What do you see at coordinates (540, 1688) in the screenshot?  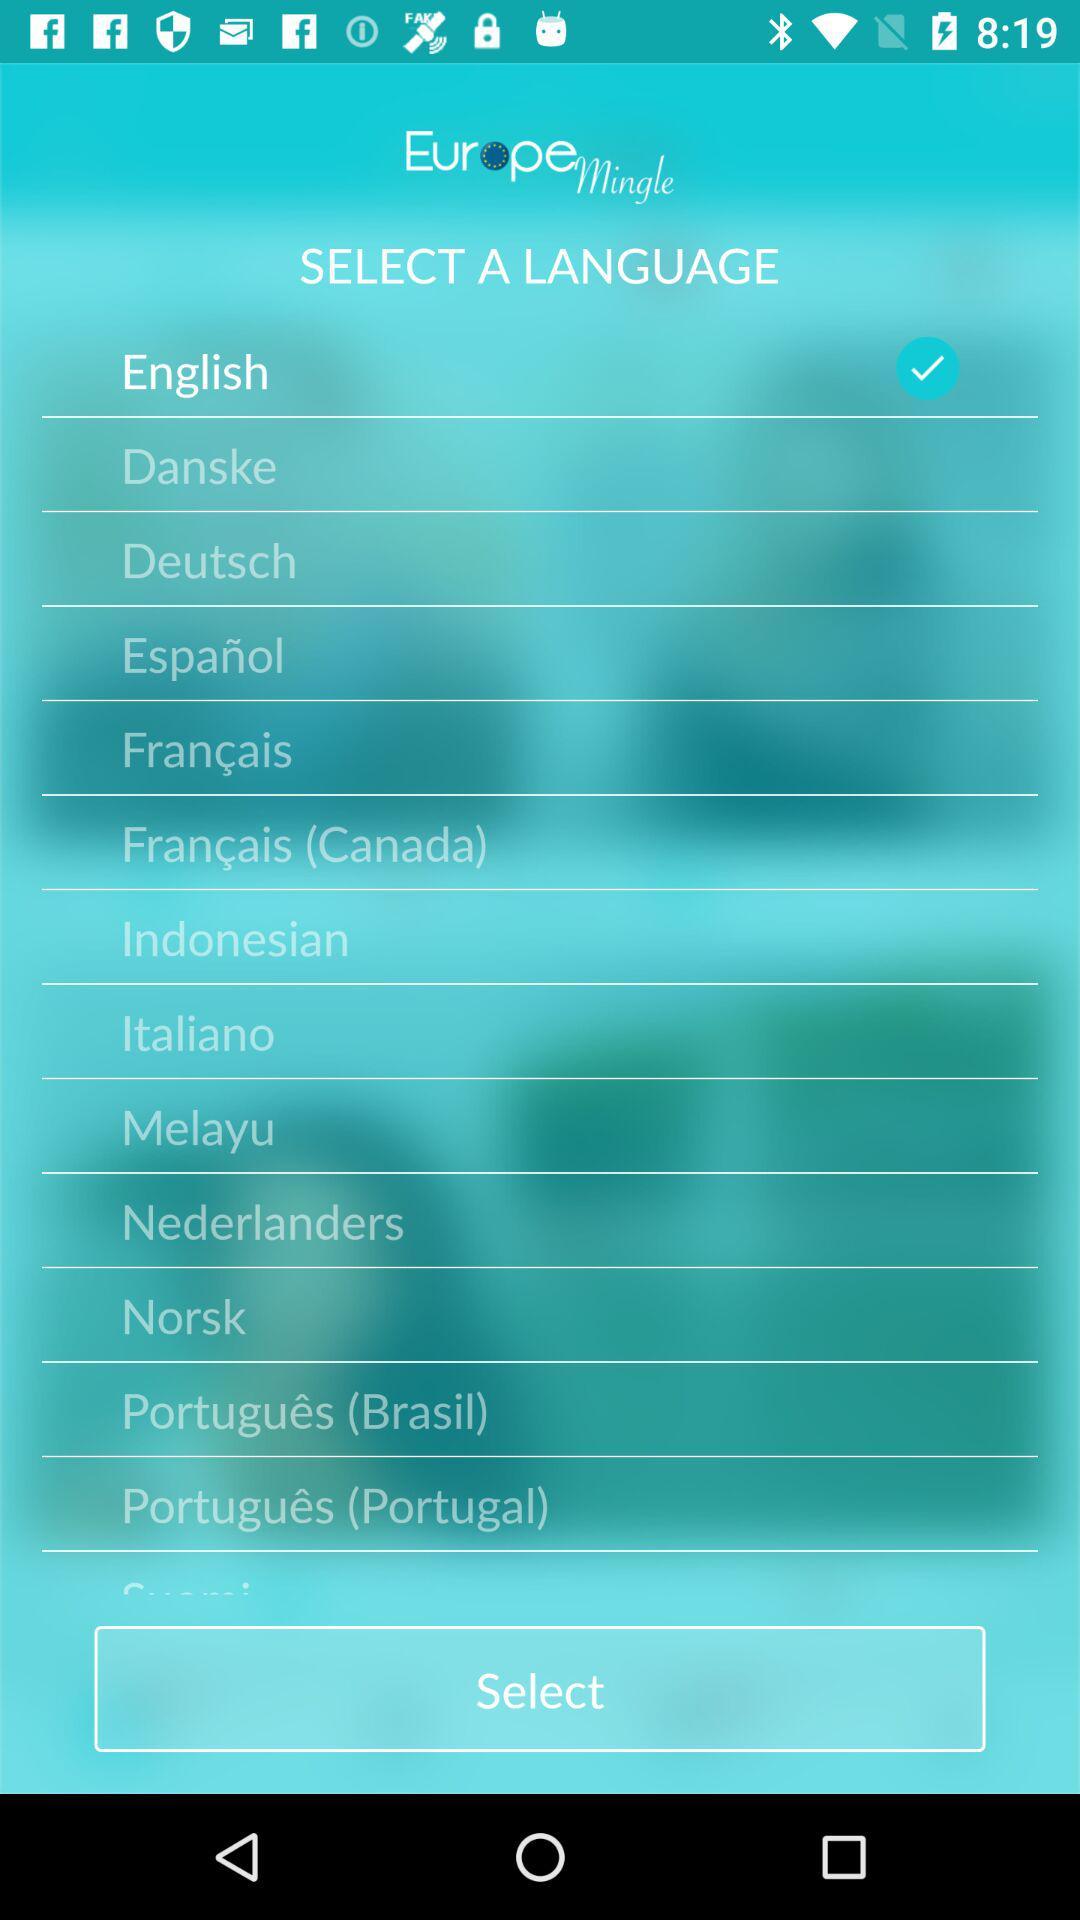 I see `tap on the button named as select` at bounding box center [540, 1688].